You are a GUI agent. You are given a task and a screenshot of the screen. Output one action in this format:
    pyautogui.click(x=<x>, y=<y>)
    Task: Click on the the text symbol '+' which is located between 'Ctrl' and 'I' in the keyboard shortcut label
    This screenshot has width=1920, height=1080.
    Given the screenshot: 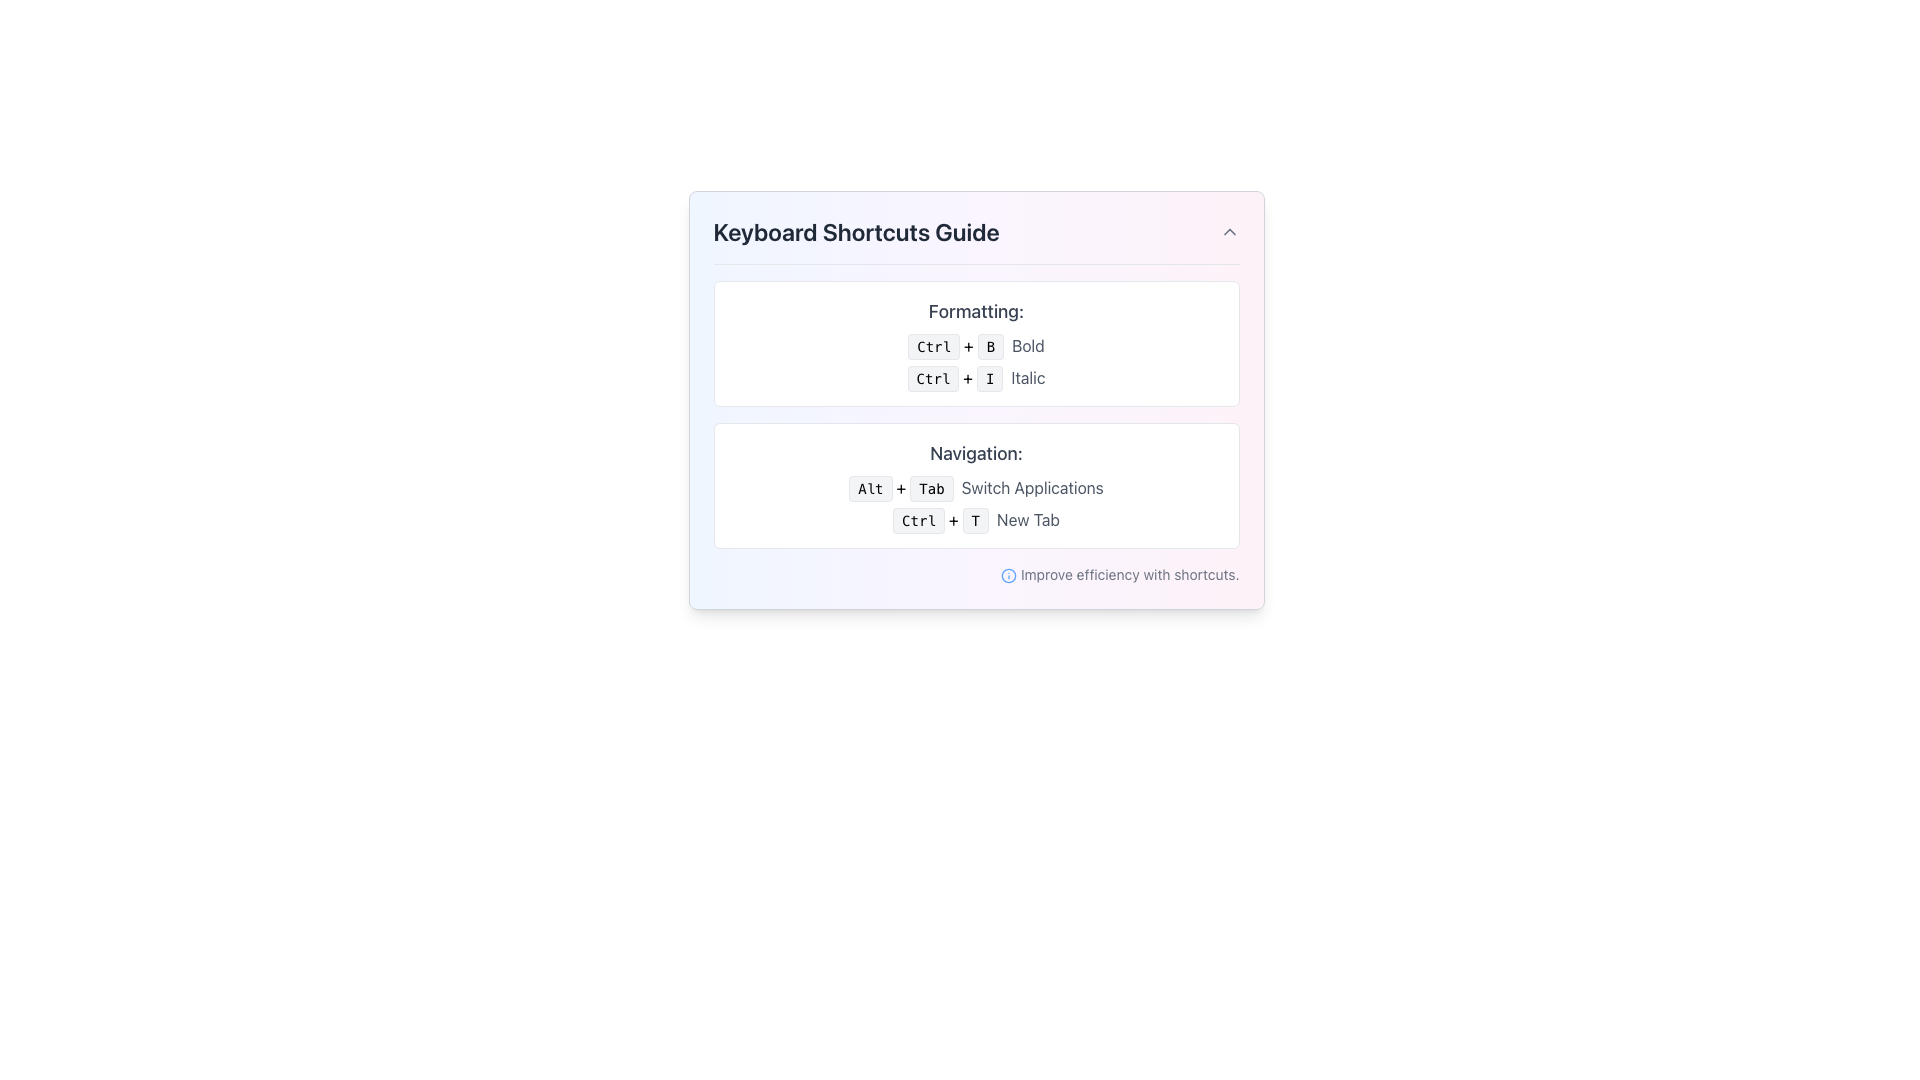 What is the action you would take?
    pyautogui.click(x=968, y=378)
    